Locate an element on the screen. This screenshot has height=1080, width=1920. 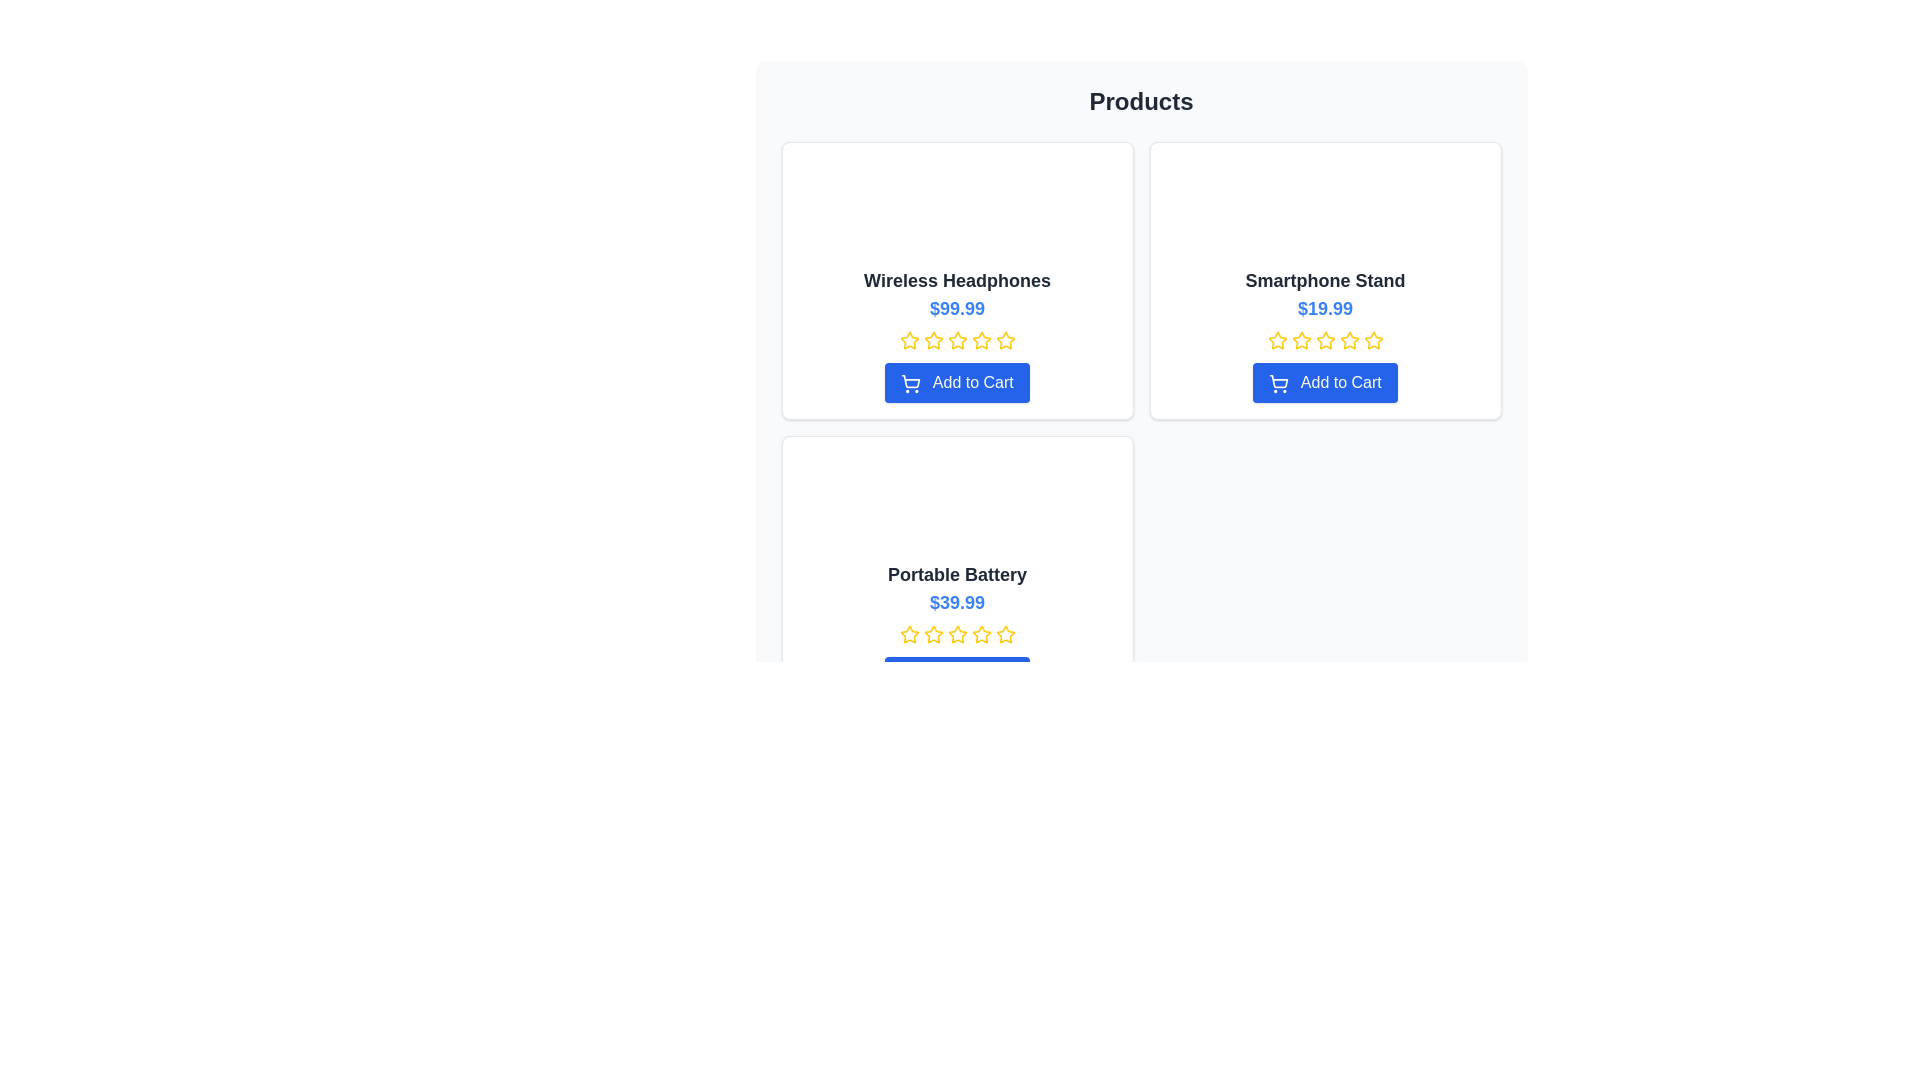
the first star is located at coordinates (1276, 339).